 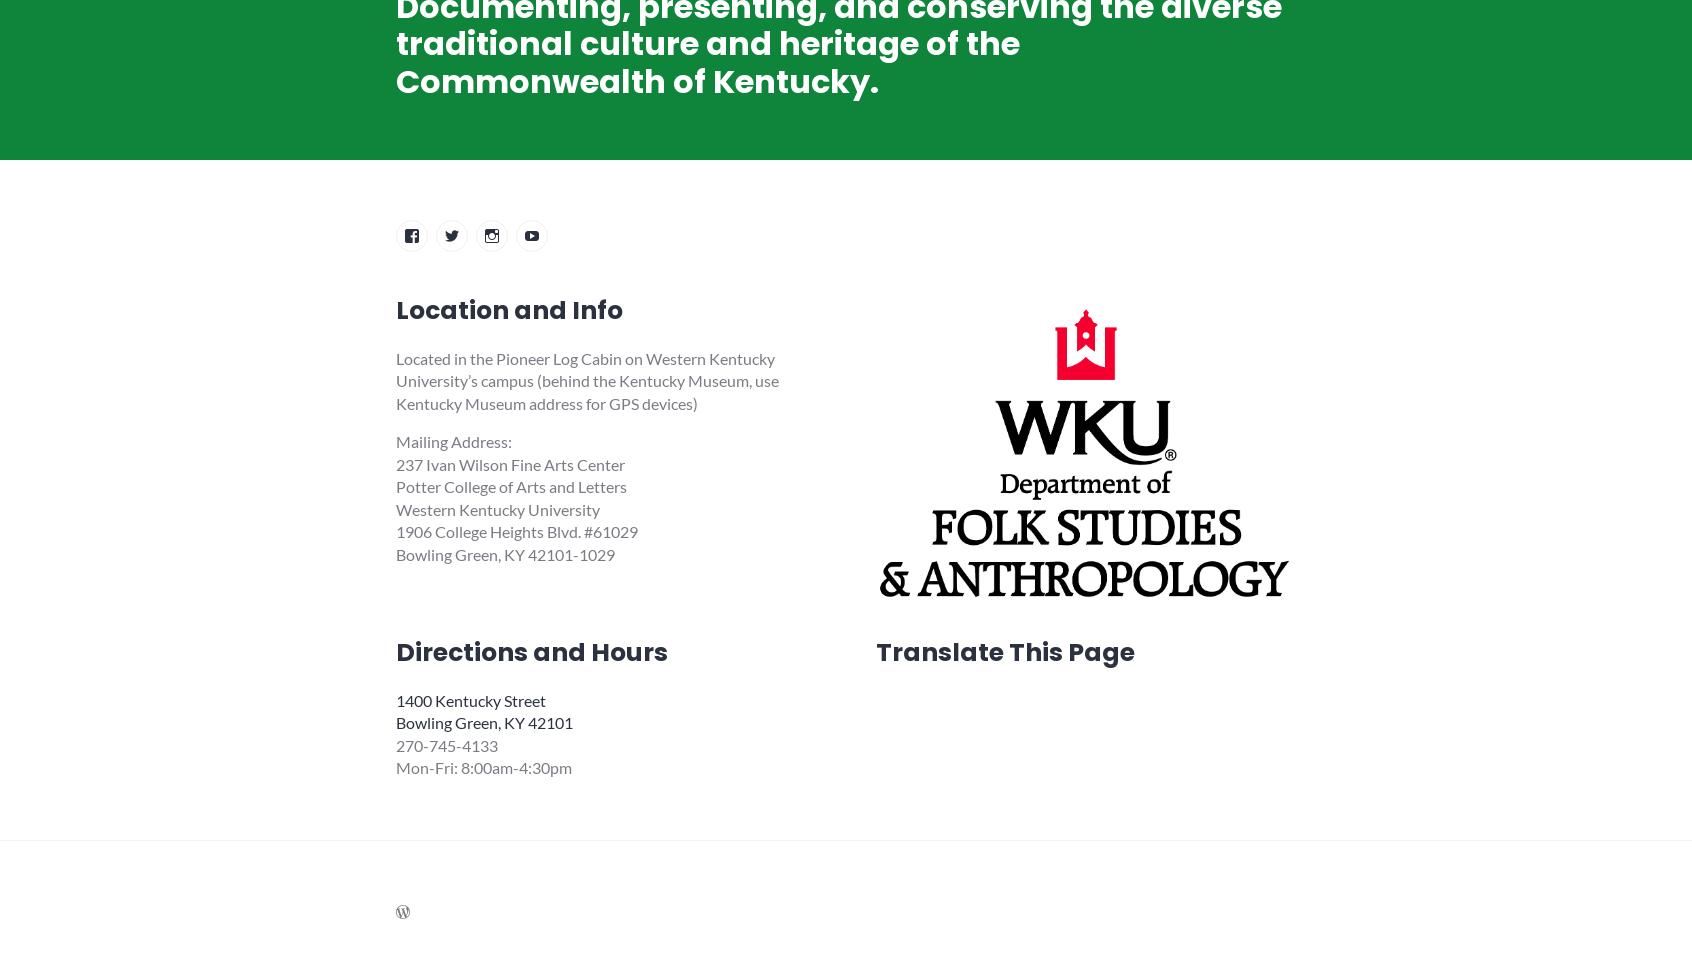 What do you see at coordinates (531, 652) in the screenshot?
I see `'Directions and Hours'` at bounding box center [531, 652].